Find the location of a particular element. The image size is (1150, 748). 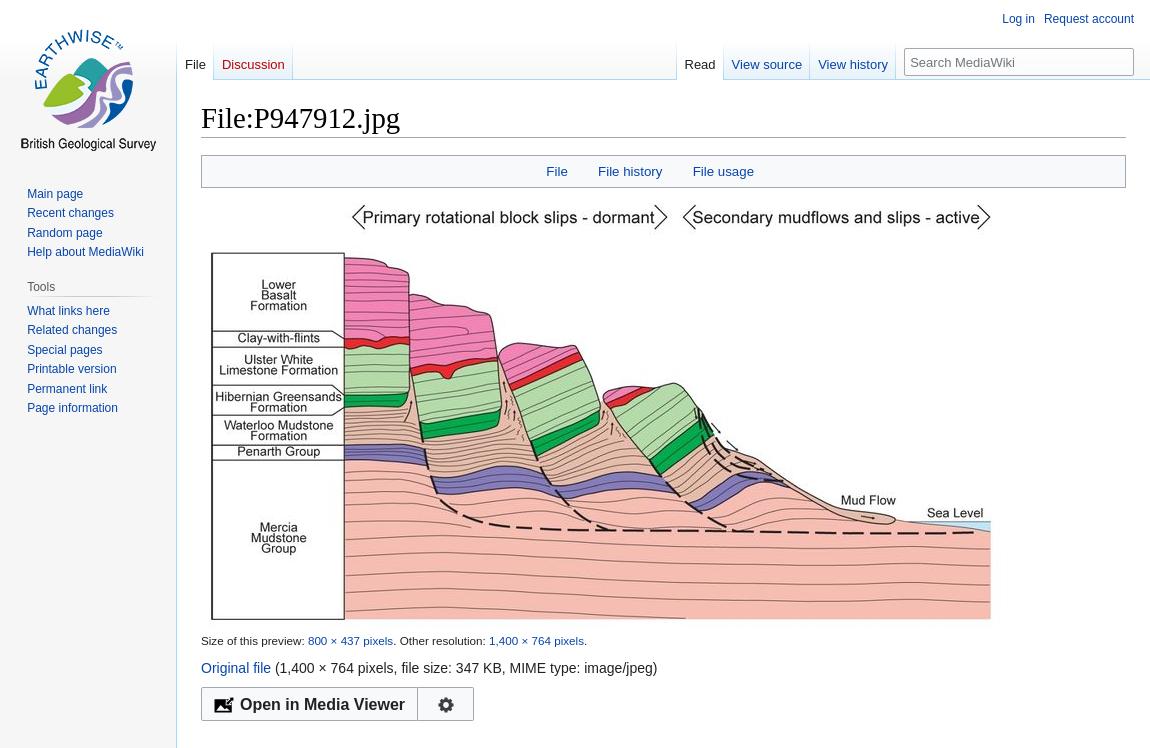

'Original file' is located at coordinates (200, 667).